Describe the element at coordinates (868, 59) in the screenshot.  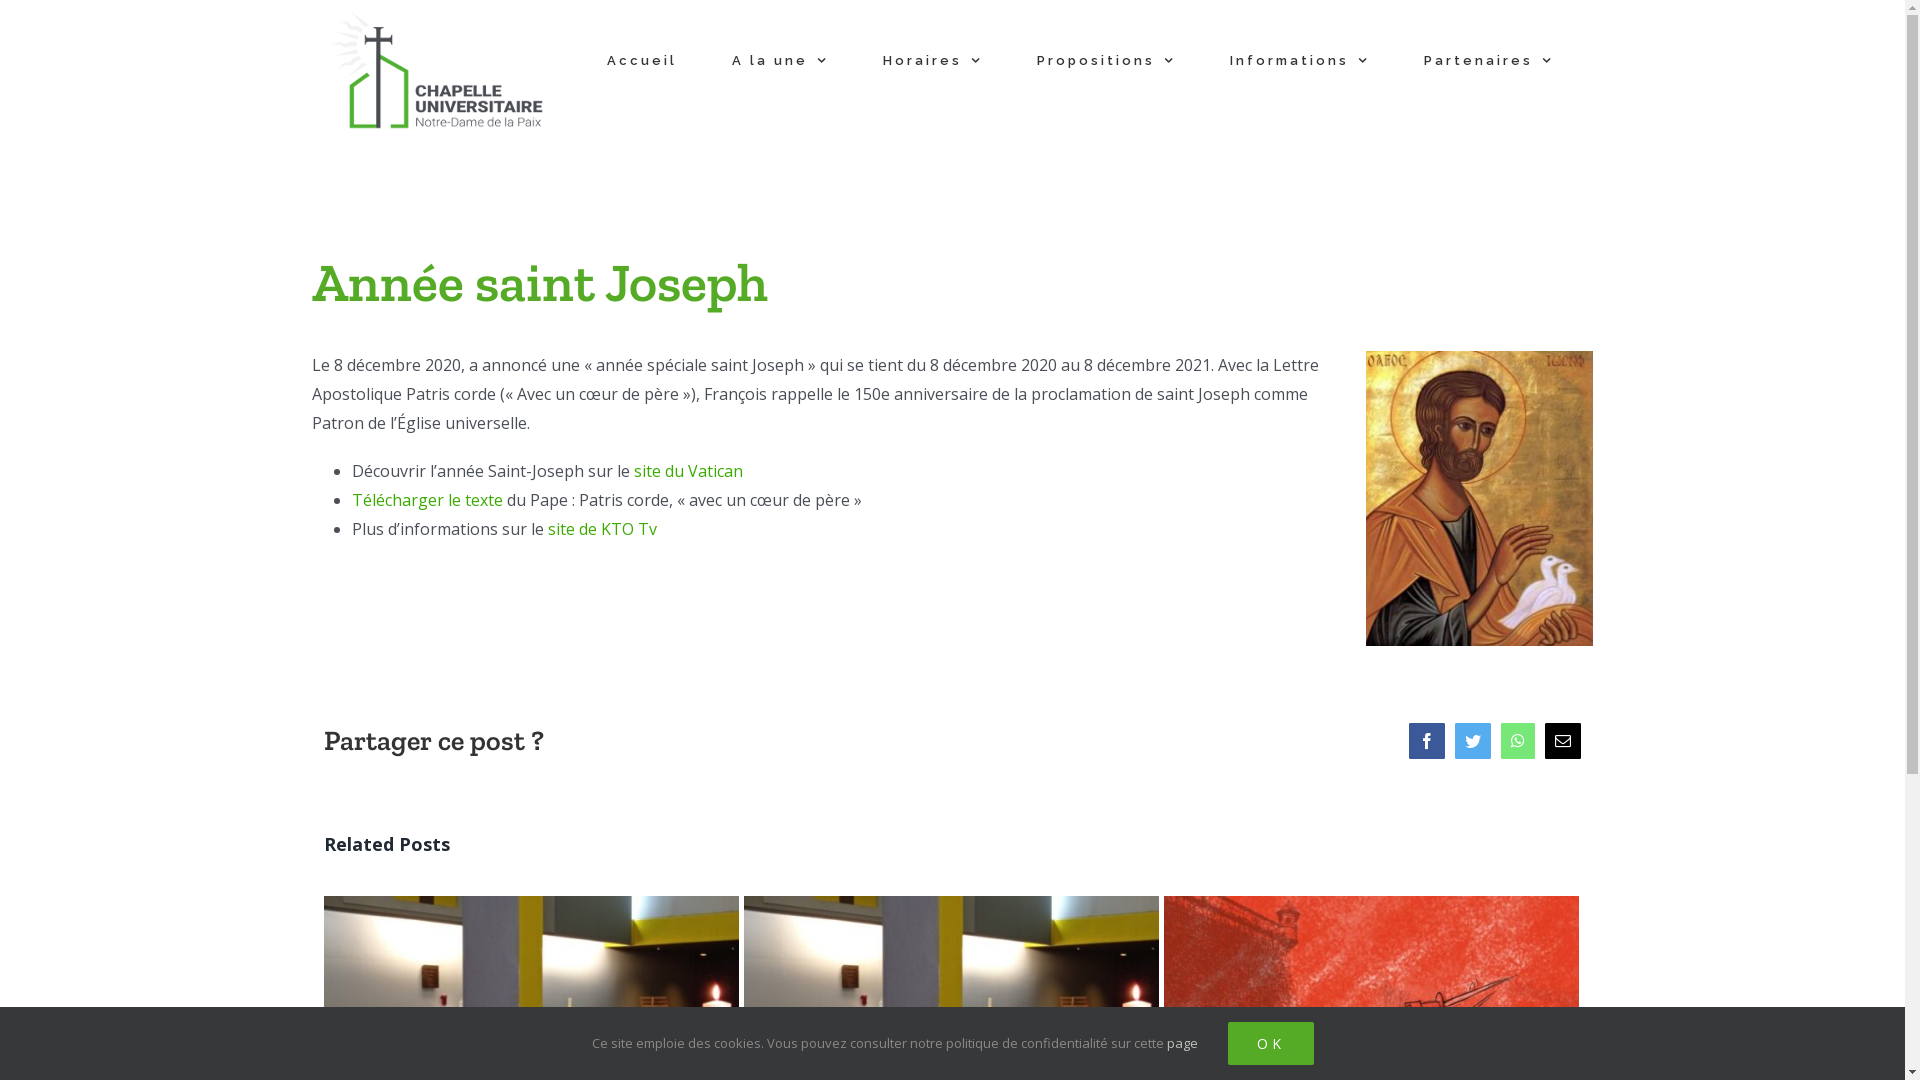
I see `'Horaires'` at that location.